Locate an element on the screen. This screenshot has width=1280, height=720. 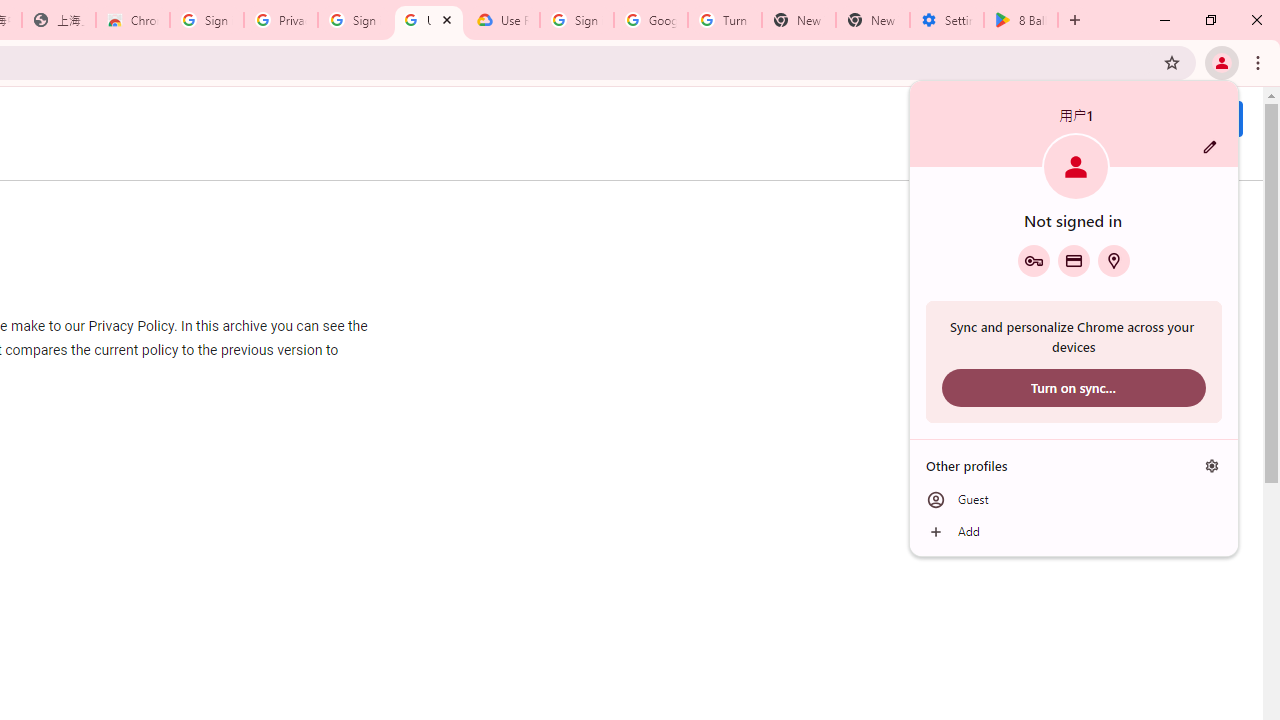
'Addresses and more' is located at coordinates (1113, 260).